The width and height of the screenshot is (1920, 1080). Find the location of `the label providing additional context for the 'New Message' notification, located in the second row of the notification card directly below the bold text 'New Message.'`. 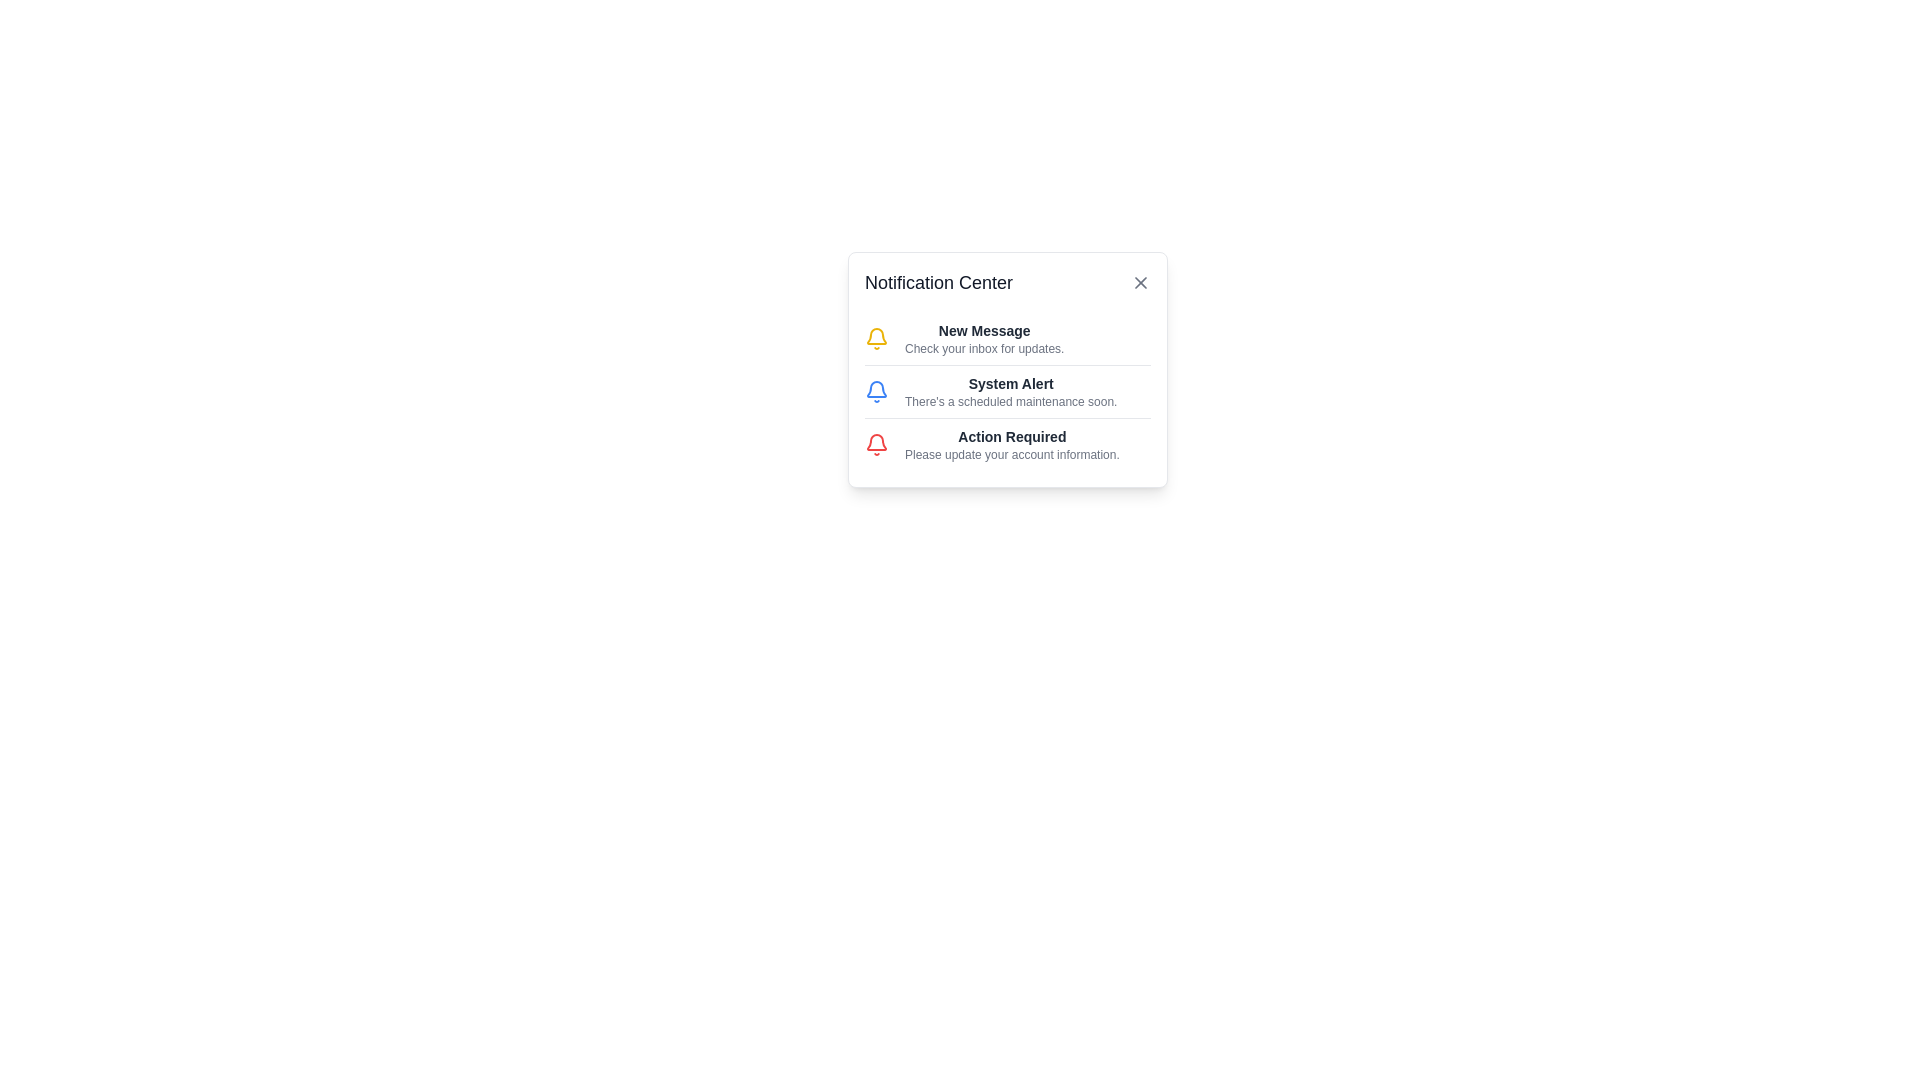

the label providing additional context for the 'New Message' notification, located in the second row of the notification card directly below the bold text 'New Message.' is located at coordinates (984, 347).